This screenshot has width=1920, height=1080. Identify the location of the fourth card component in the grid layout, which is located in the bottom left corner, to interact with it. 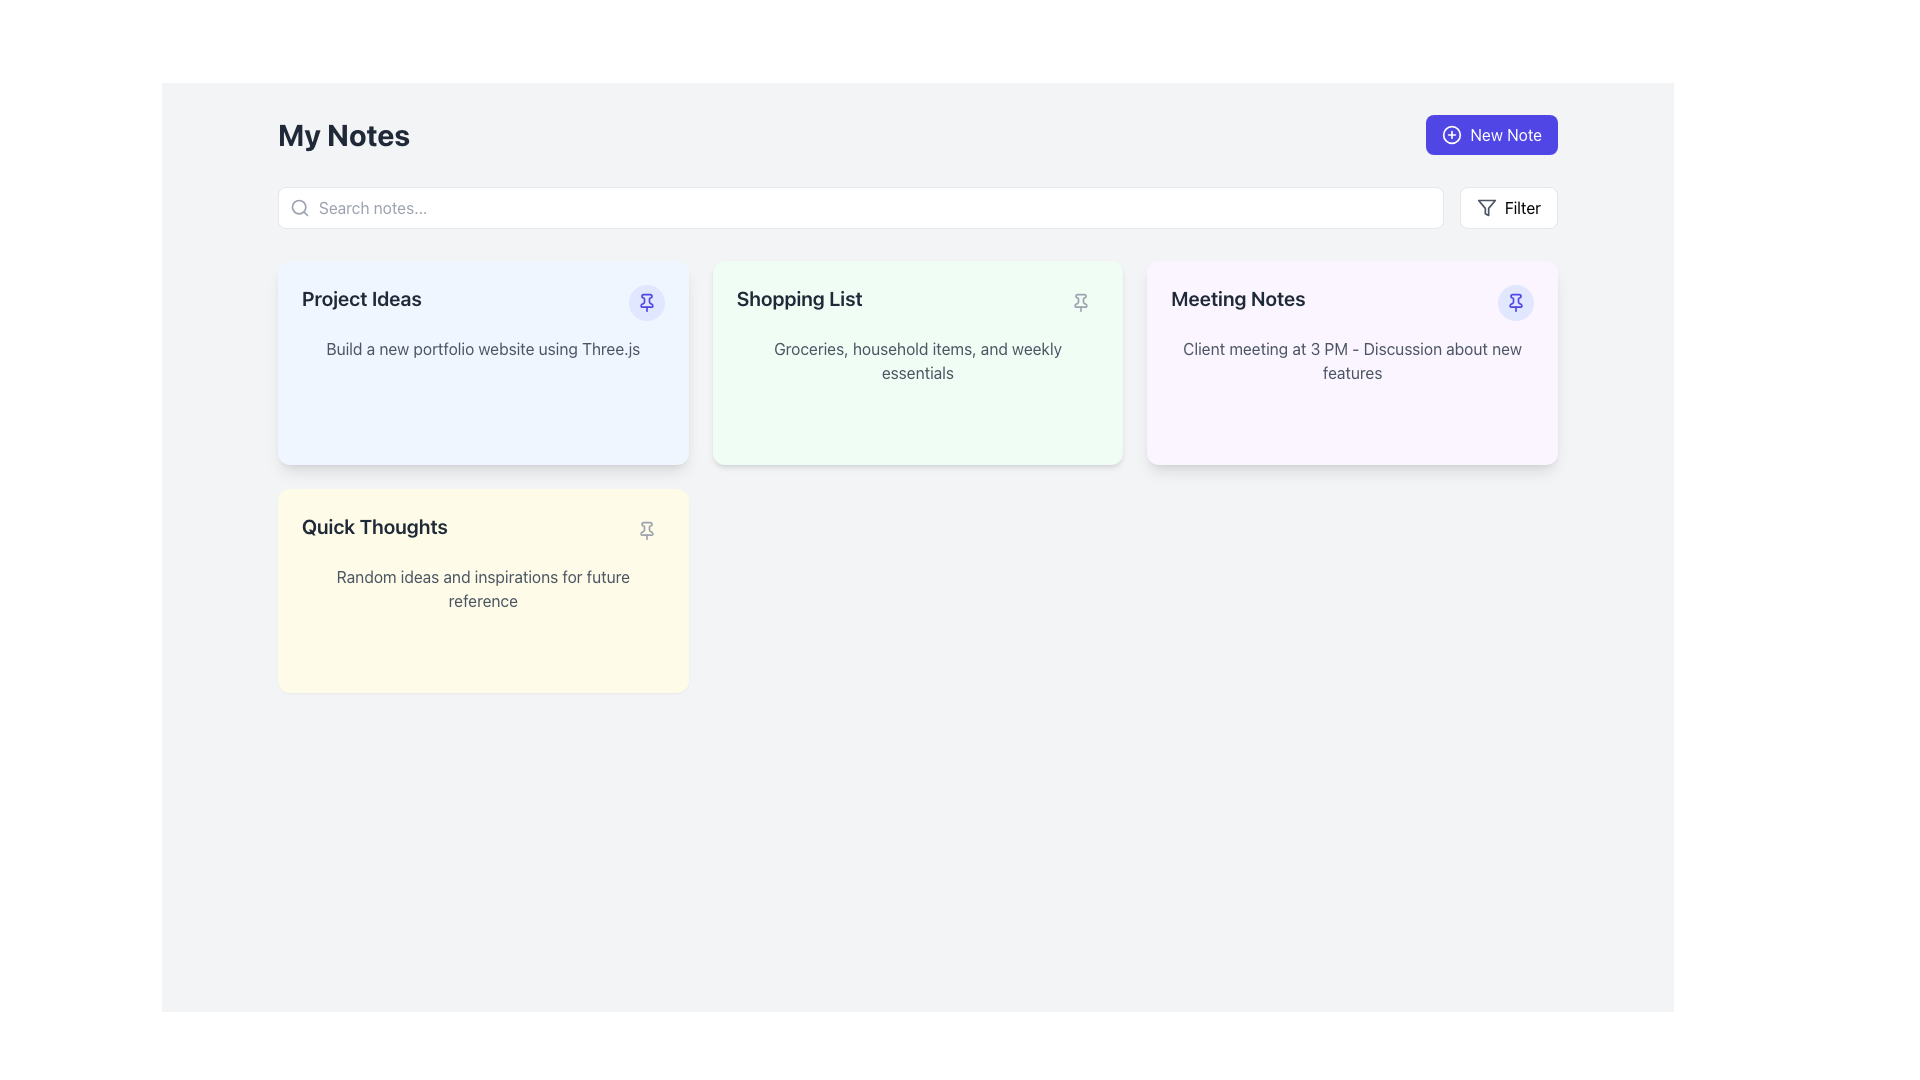
(483, 589).